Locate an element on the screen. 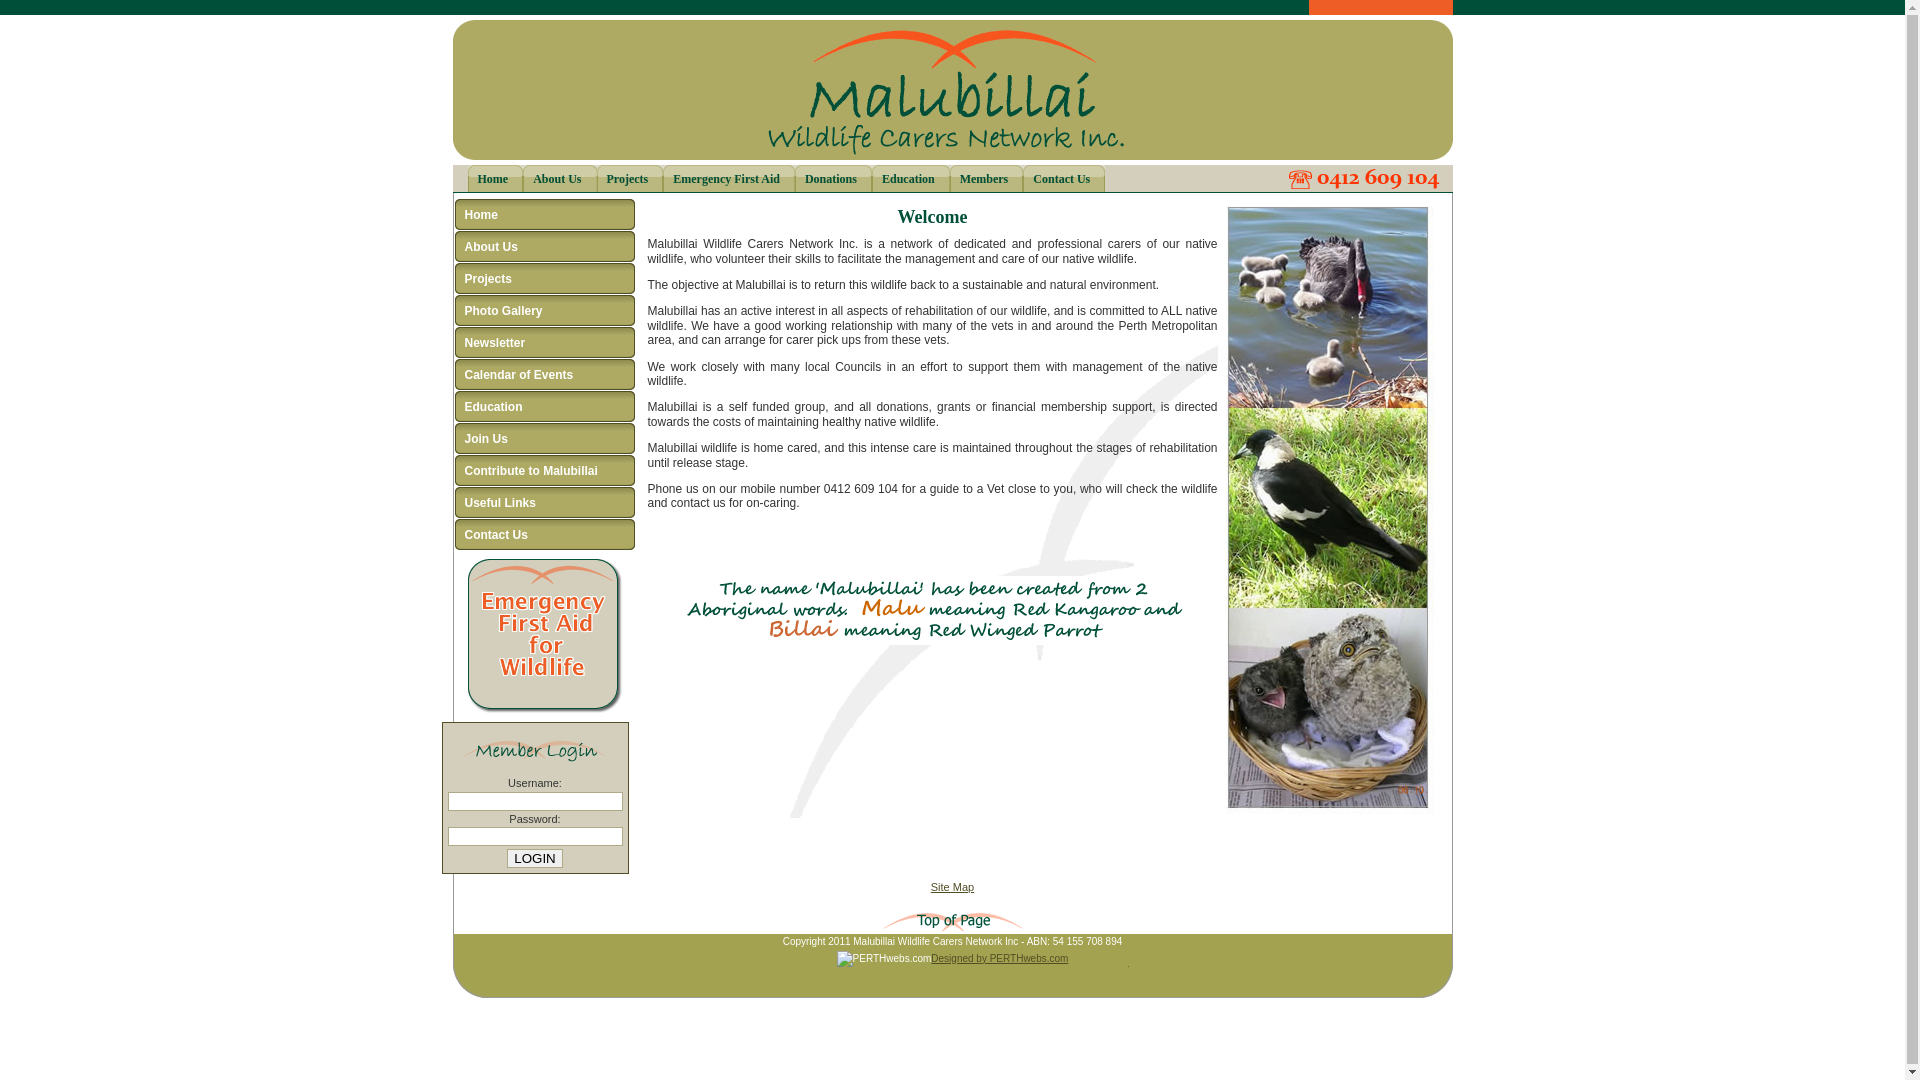 This screenshot has height=1080, width=1920. 'Join Us' is located at coordinates (543, 438).